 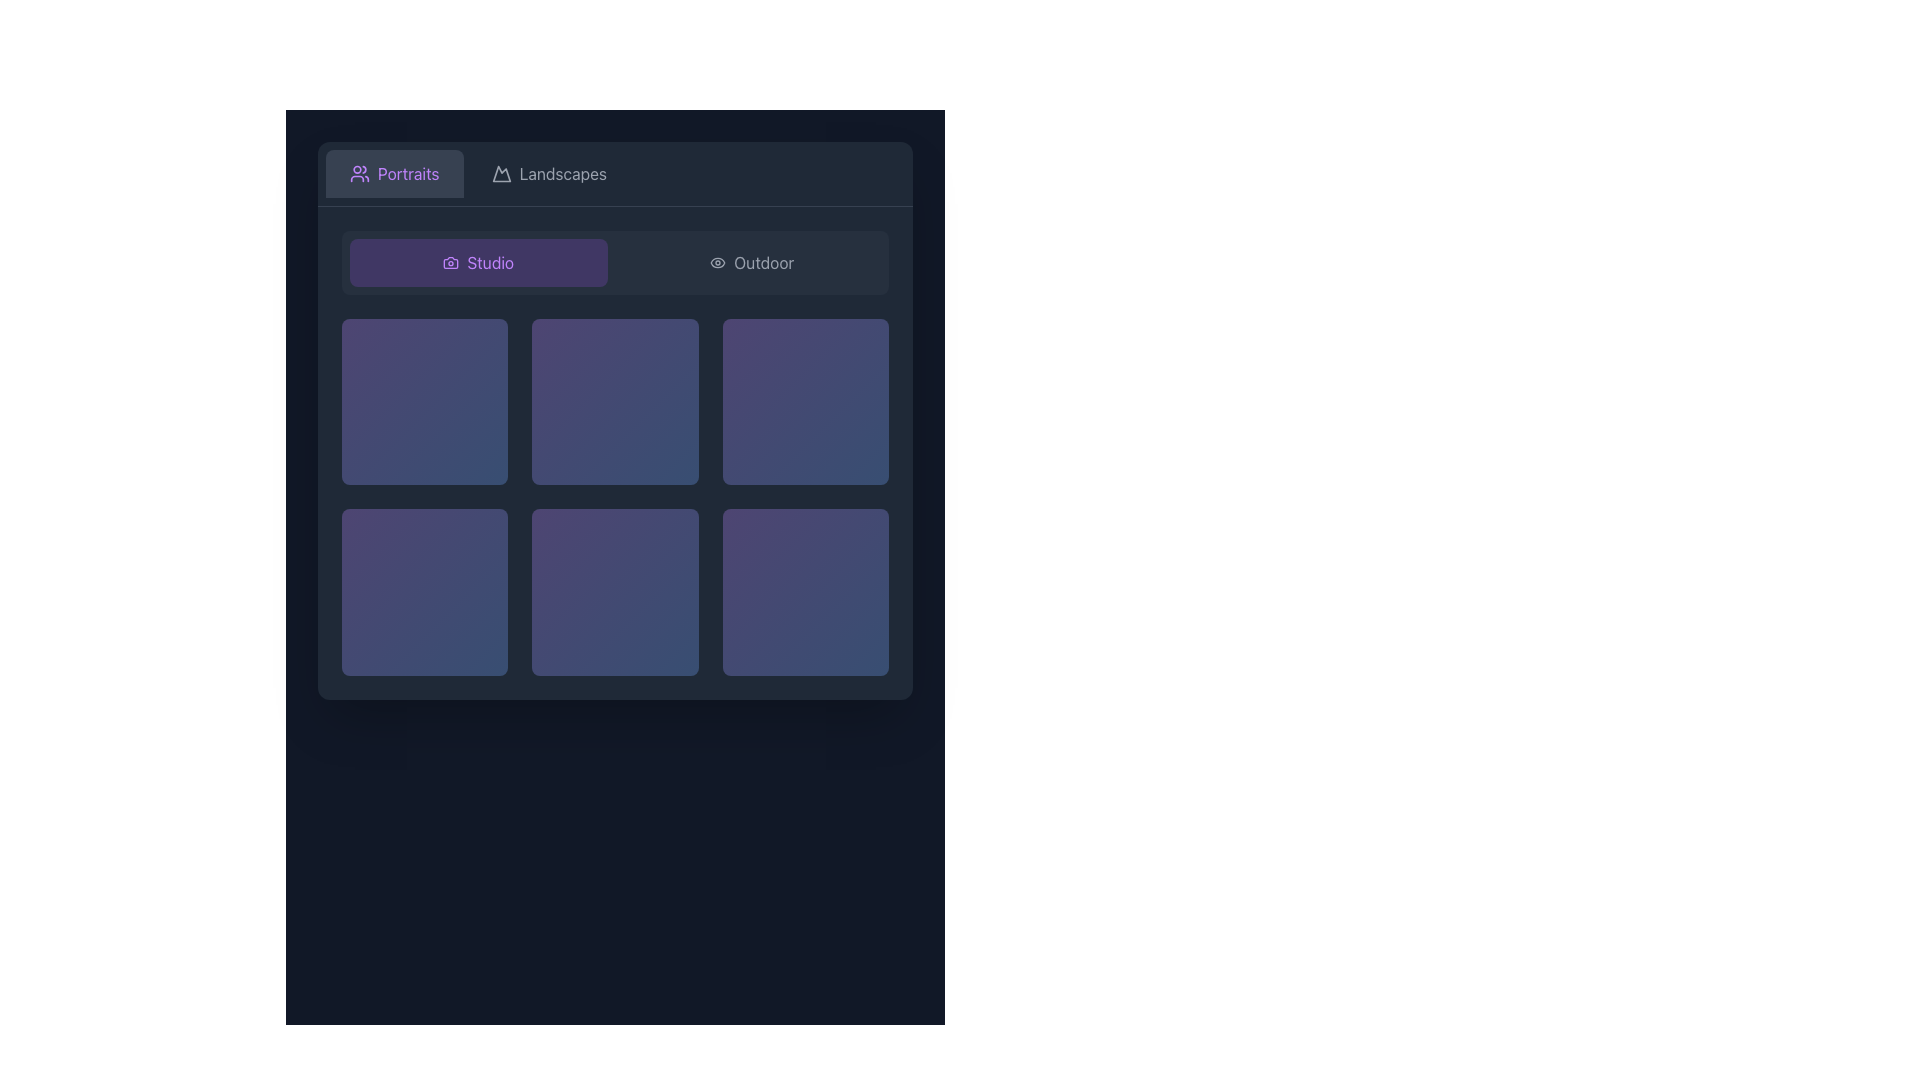 What do you see at coordinates (477, 261) in the screenshot?
I see `the 'Studio' button, which is the first button in a row of two` at bounding box center [477, 261].